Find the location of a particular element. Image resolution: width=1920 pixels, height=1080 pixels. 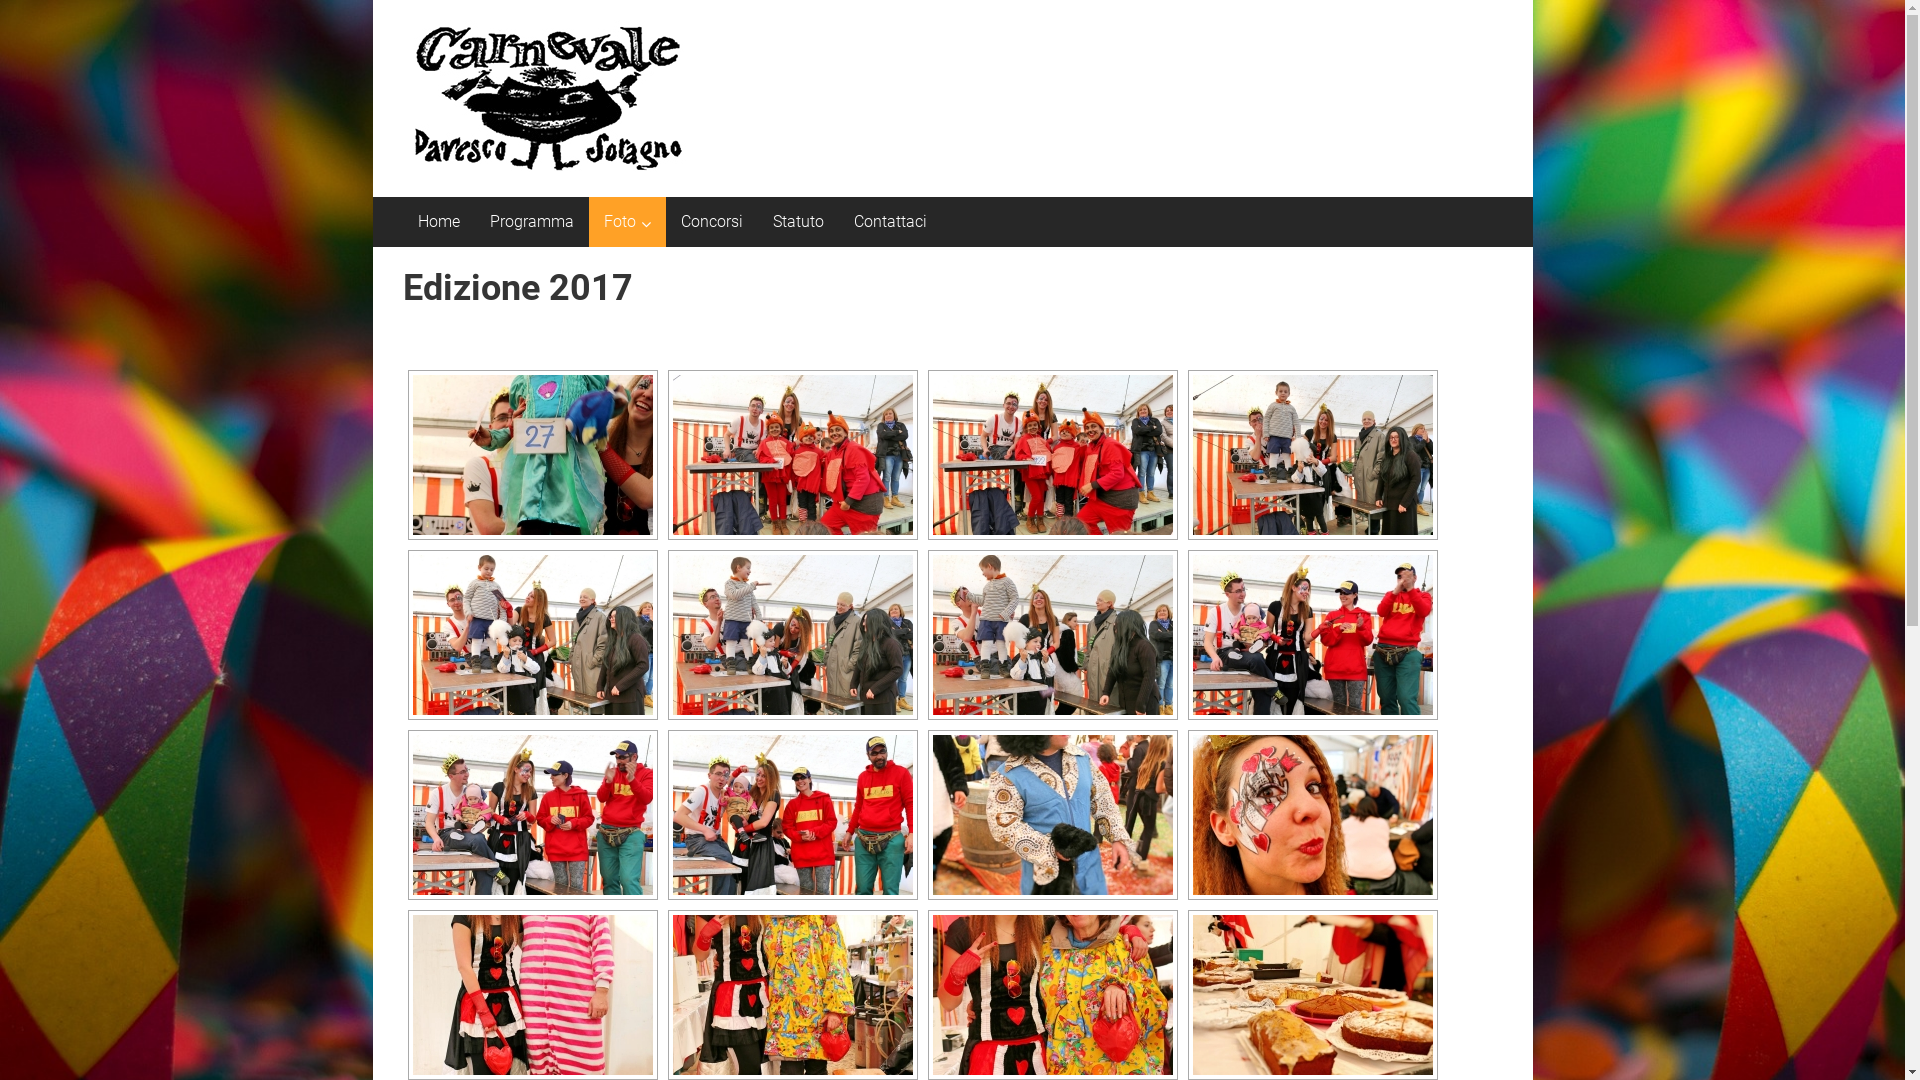

'Statuto' is located at coordinates (796, 222).